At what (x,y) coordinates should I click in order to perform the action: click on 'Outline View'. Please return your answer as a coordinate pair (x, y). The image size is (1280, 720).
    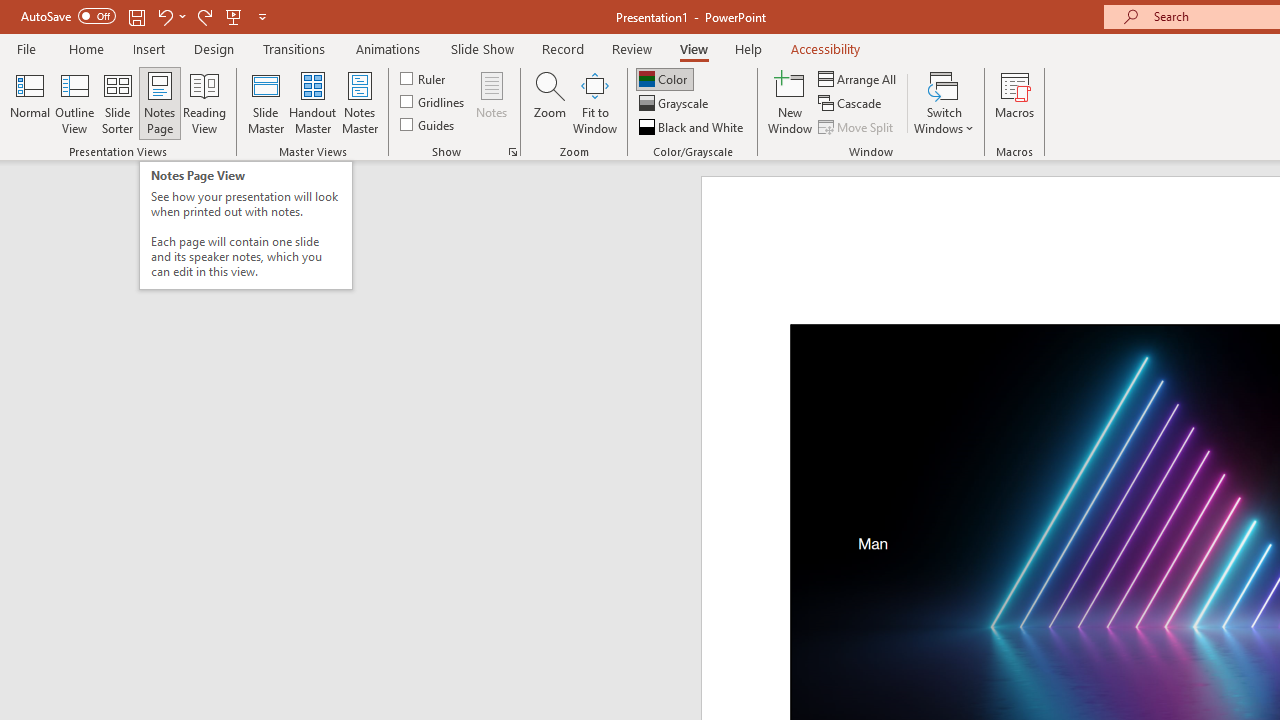
    Looking at the image, I should click on (74, 103).